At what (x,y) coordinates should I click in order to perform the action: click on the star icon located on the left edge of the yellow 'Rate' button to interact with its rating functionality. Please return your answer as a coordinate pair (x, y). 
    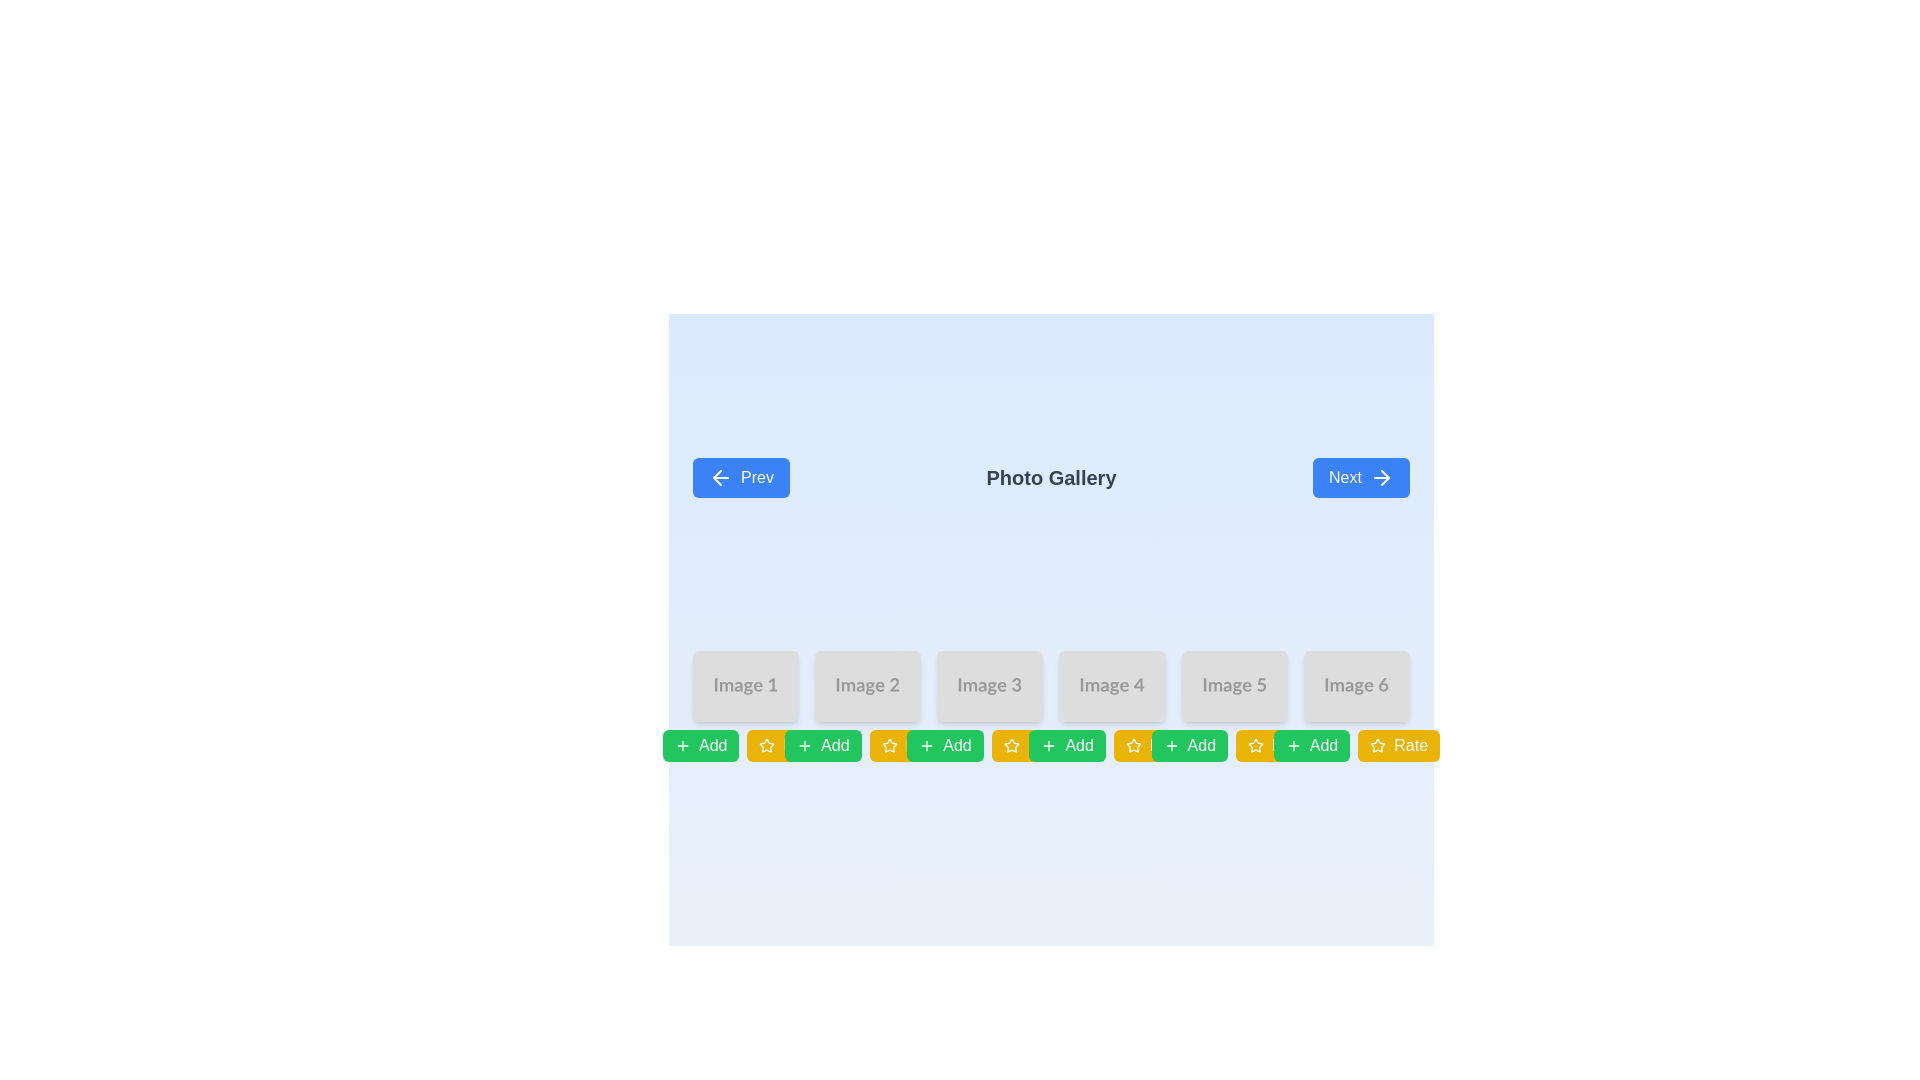
    Looking at the image, I should click on (1377, 745).